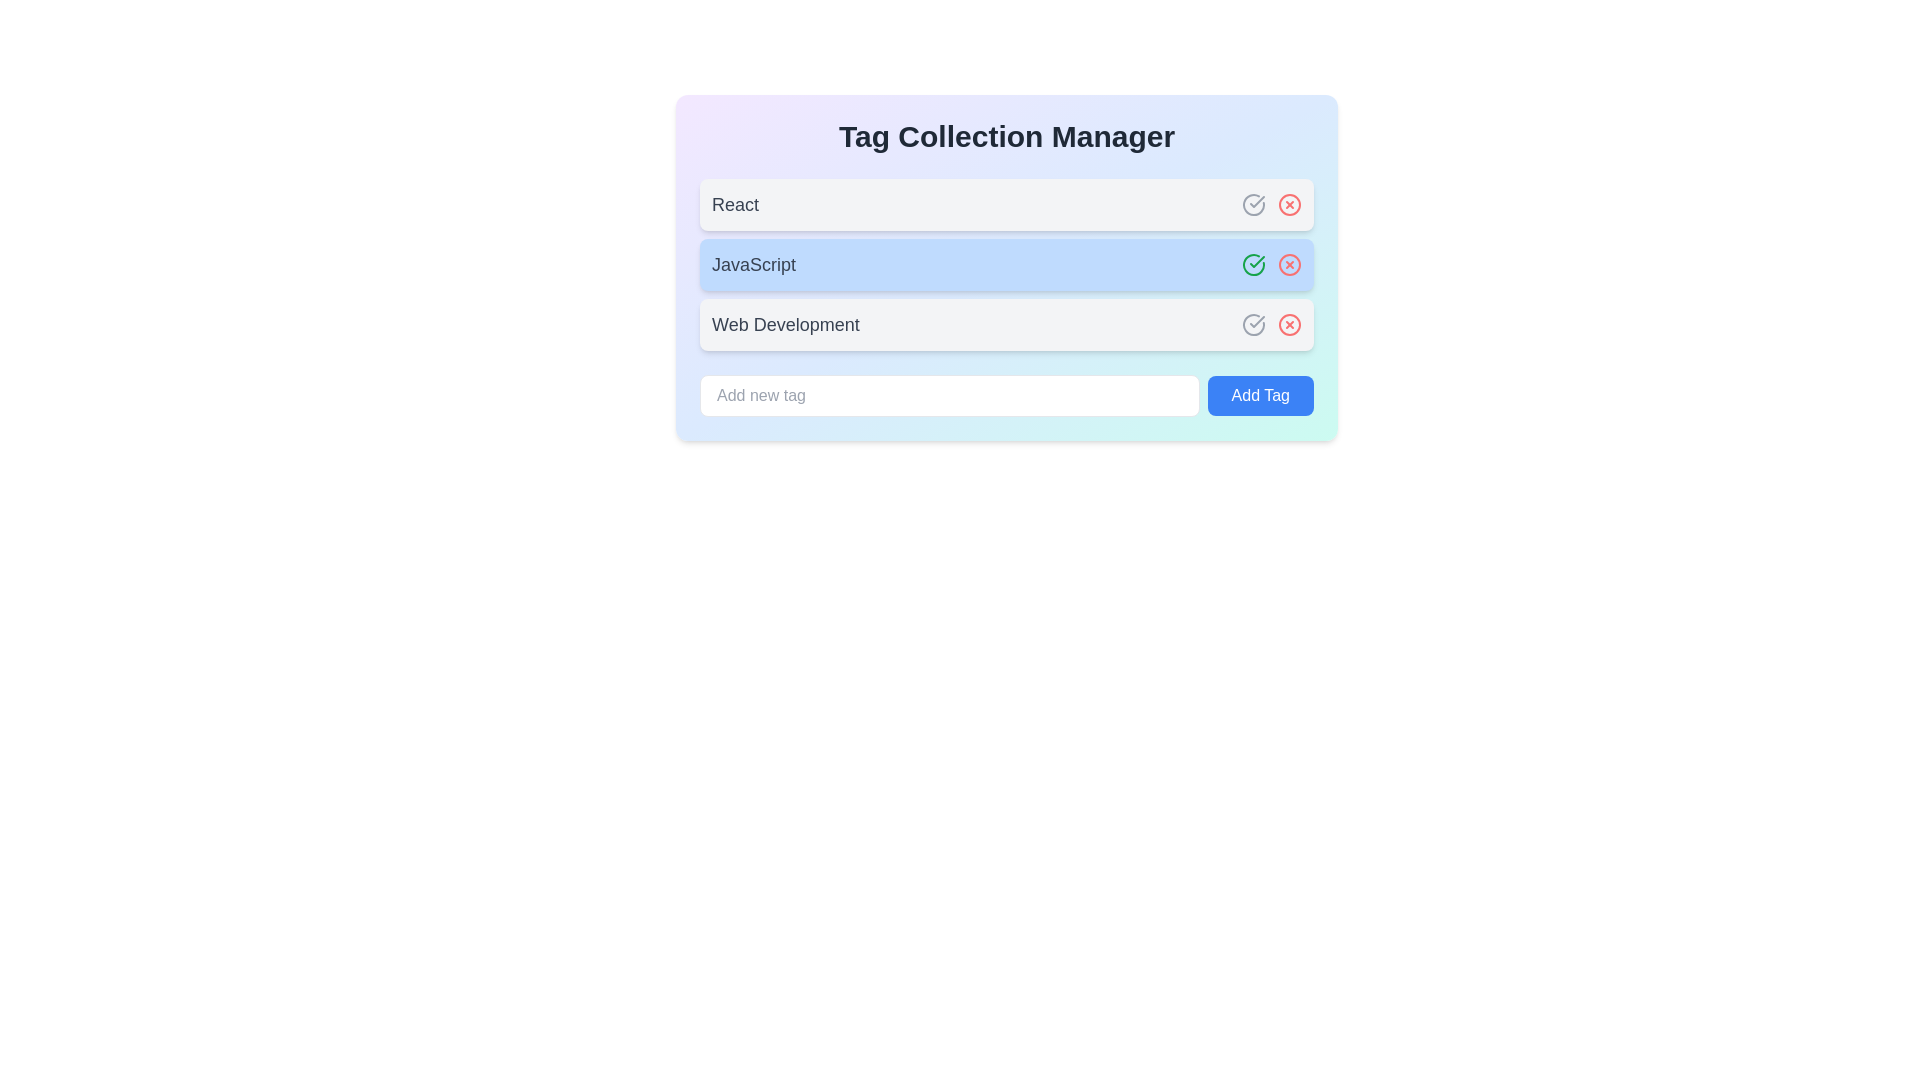  What do you see at coordinates (1271, 323) in the screenshot?
I see `the cross icon in the interactive group of controls next to the 'Web Development' label` at bounding box center [1271, 323].